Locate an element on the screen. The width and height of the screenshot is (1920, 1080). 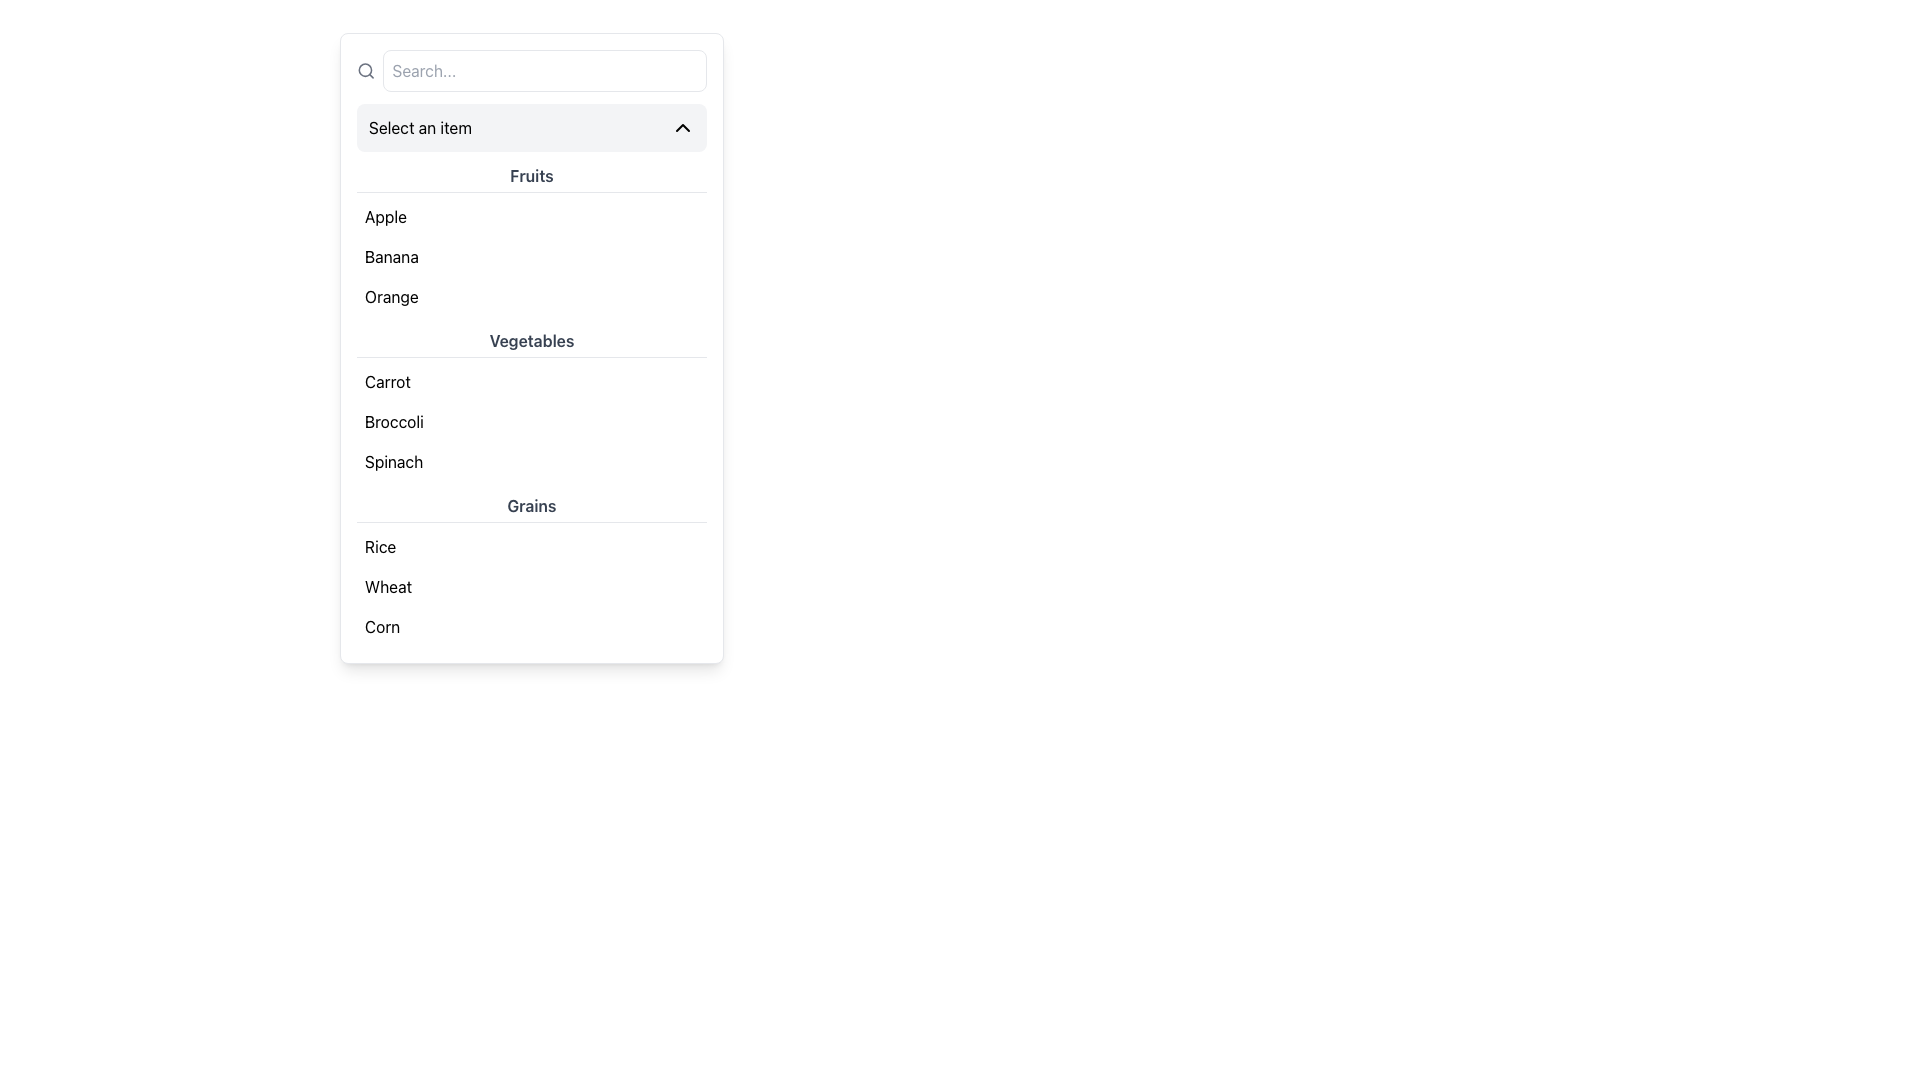
the static header text label that categorizes the dropdown items such as 'Apple', 'Banana', and 'Orange' is located at coordinates (532, 176).